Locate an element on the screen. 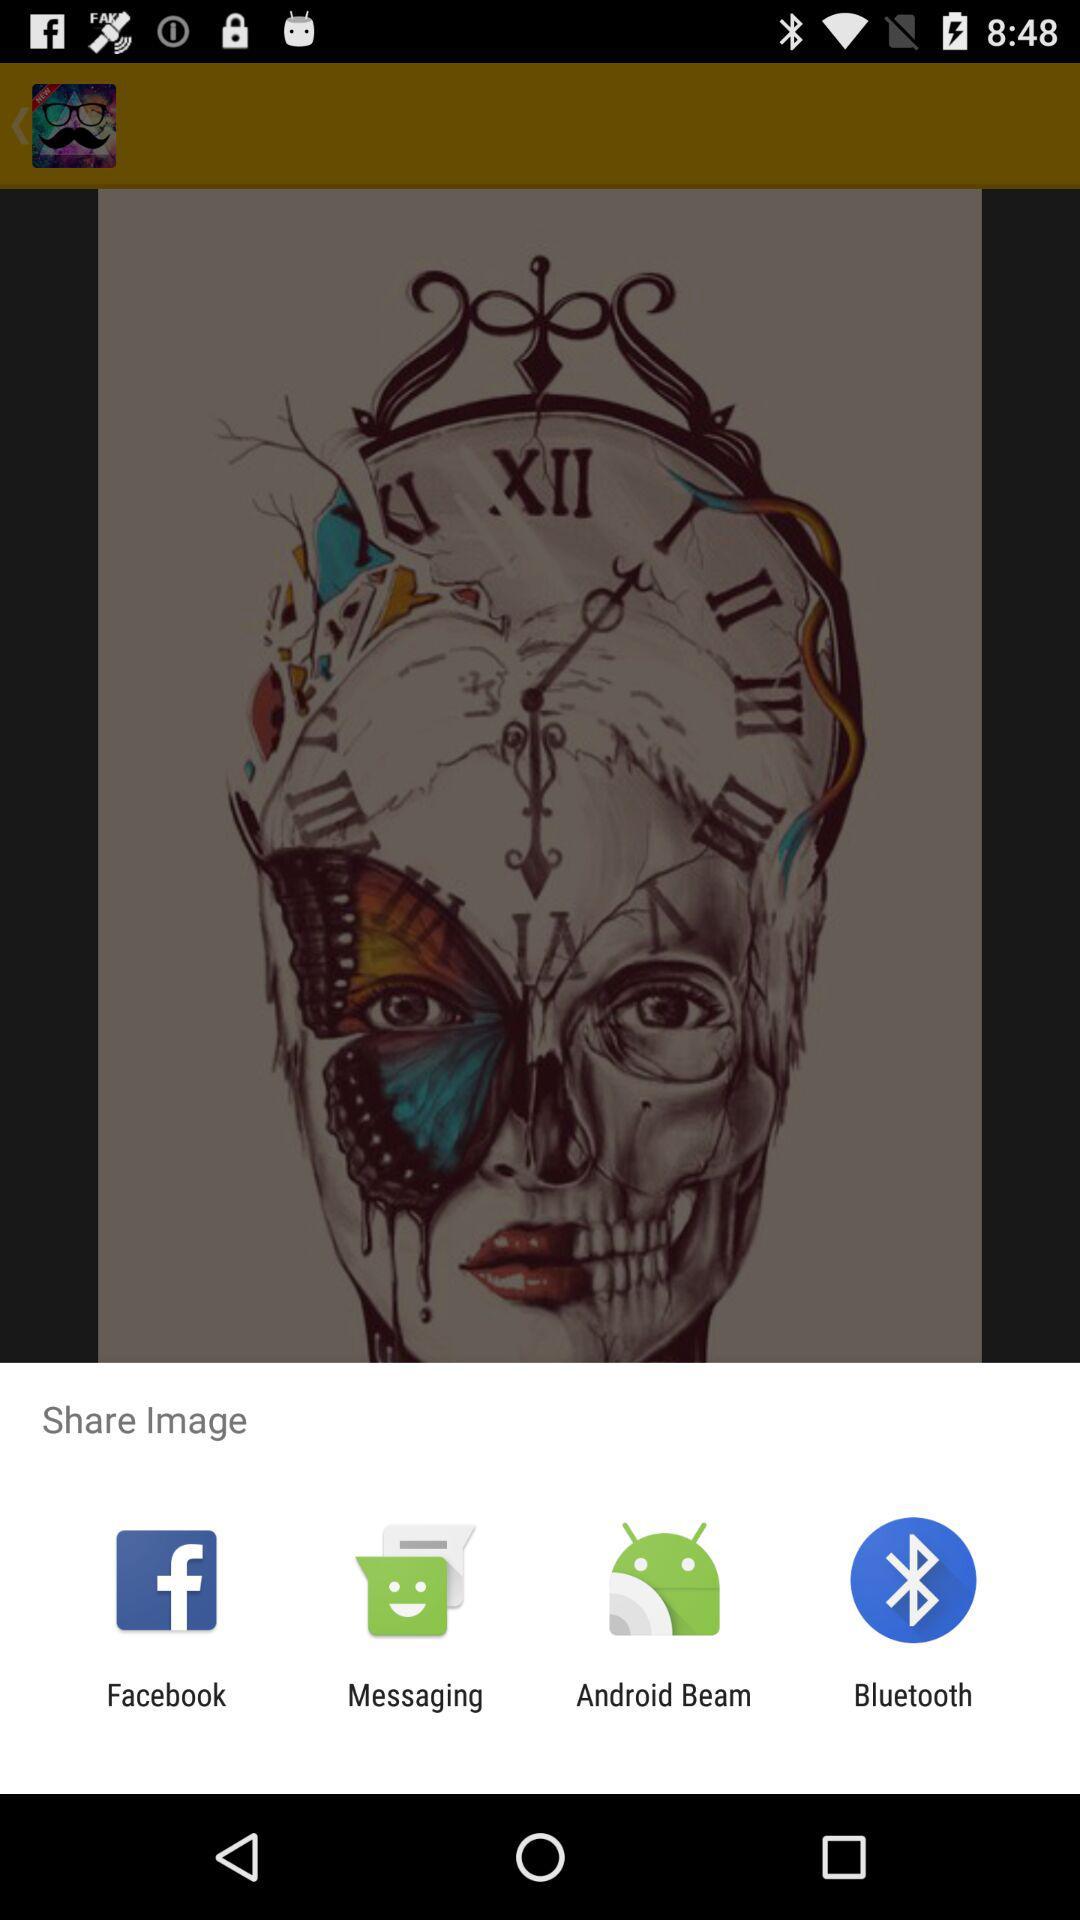  the item to the left of messaging icon is located at coordinates (165, 1711).